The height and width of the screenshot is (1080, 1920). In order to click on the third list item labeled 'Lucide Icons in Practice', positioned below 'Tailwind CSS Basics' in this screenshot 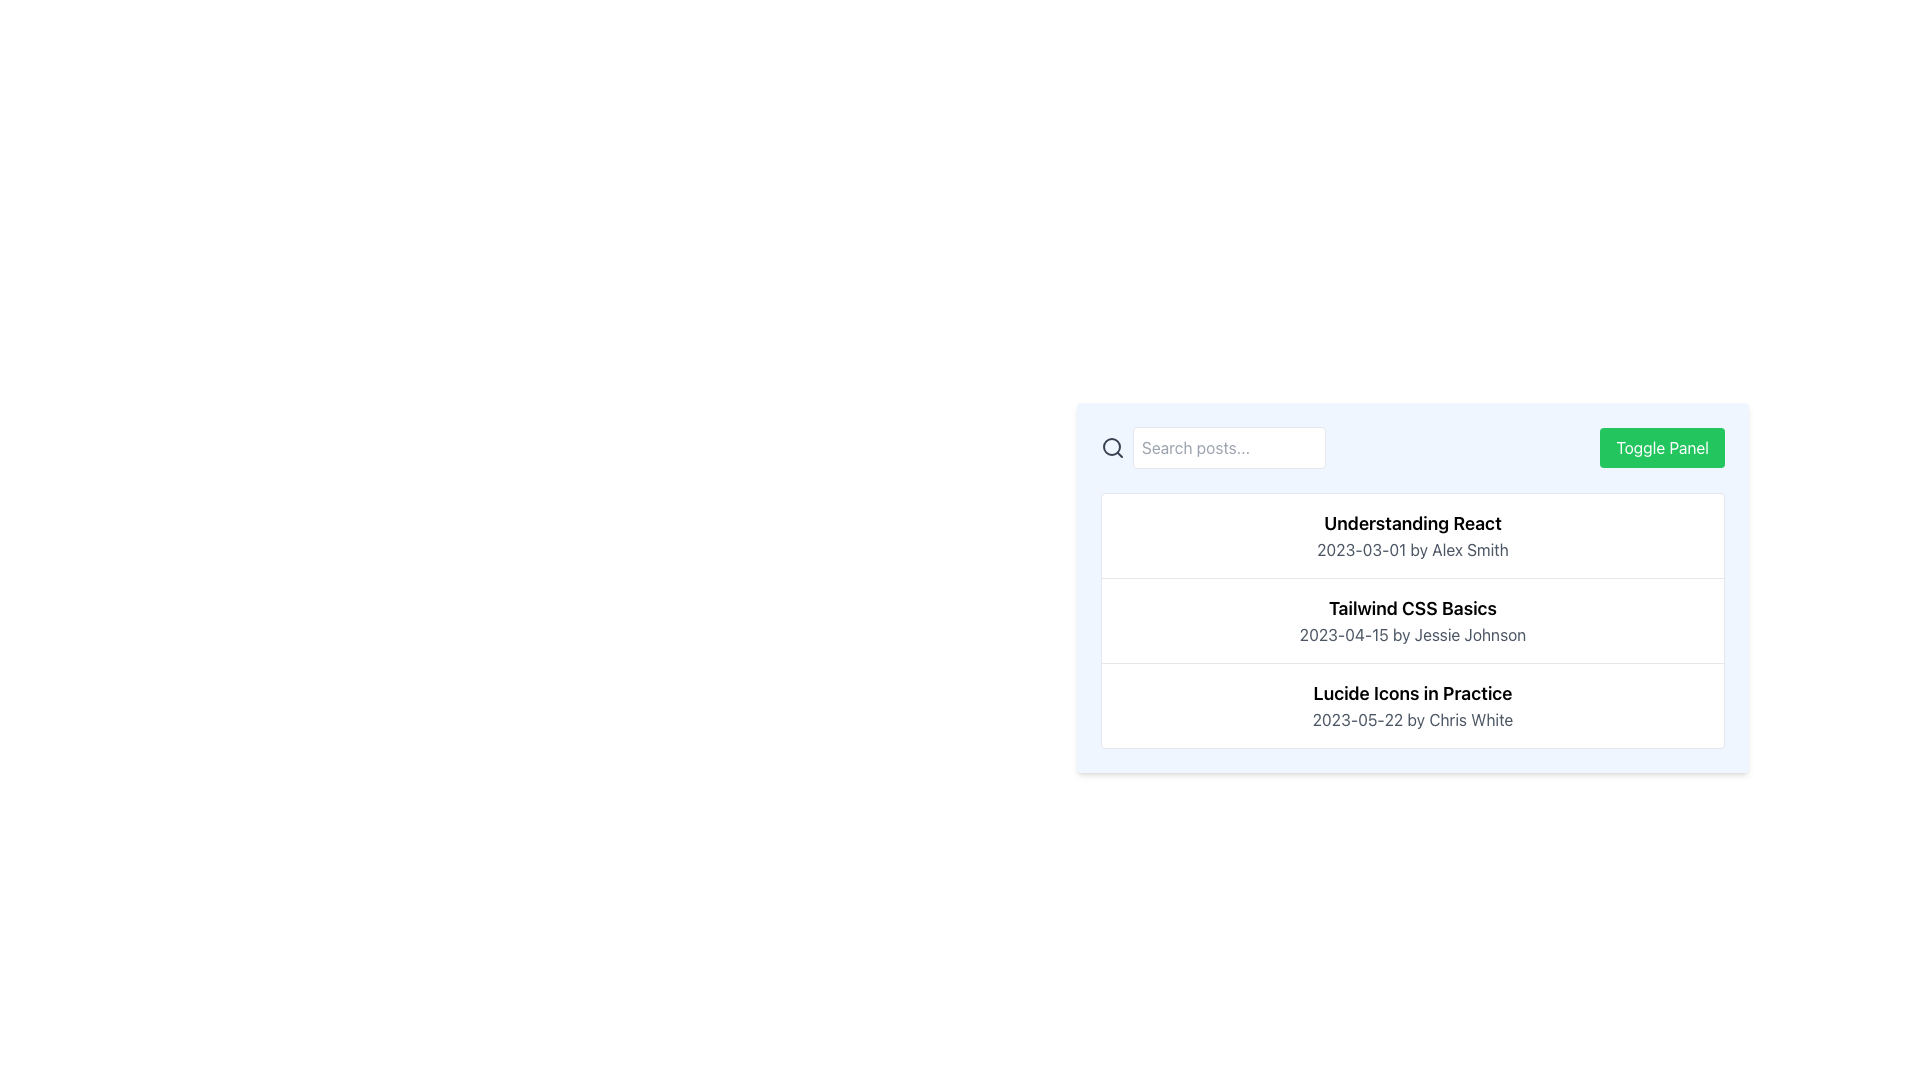, I will do `click(1411, 704)`.